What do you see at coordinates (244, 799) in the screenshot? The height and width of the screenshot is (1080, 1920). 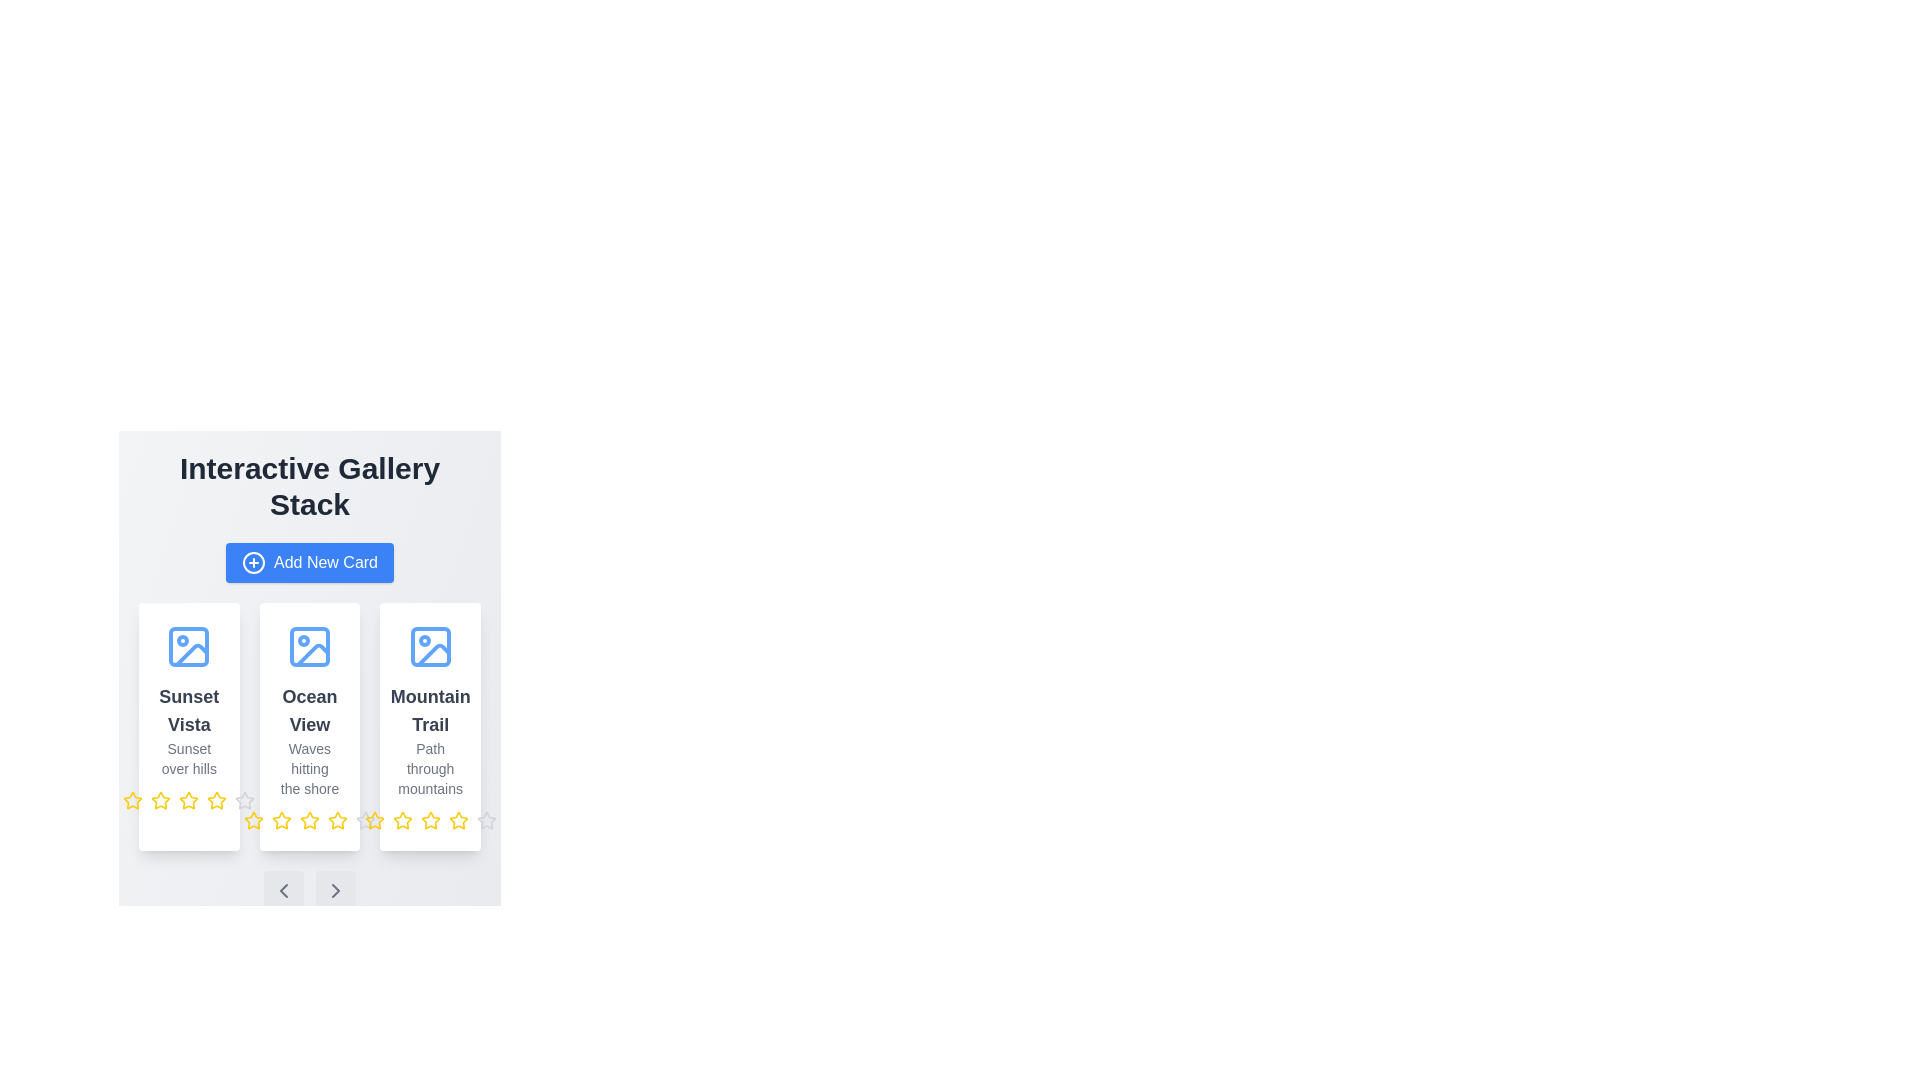 I see `the second star icon in the 5-star rating system for the 'Sunset Vista' card` at bounding box center [244, 799].